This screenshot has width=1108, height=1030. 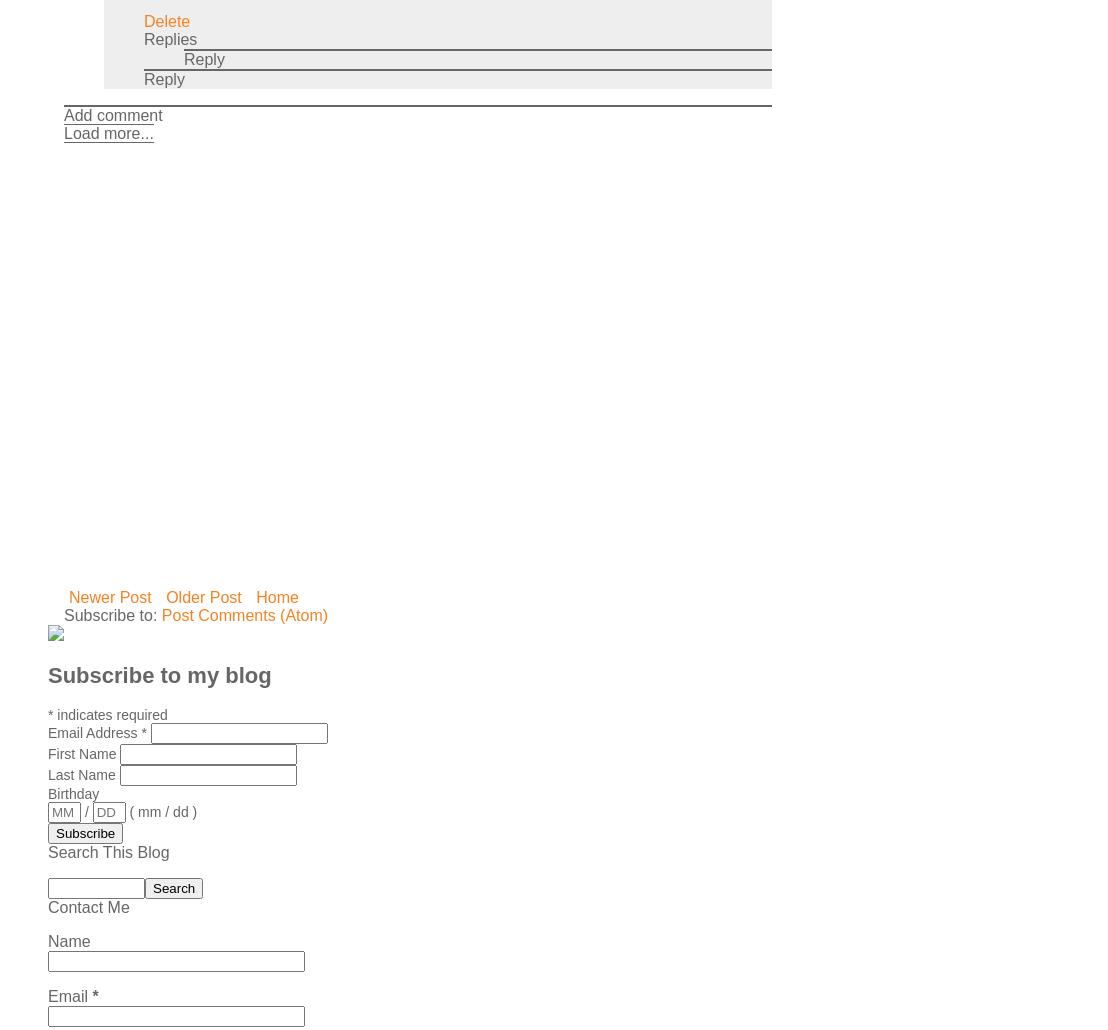 I want to click on 'Post Comments (Atom)', so click(x=159, y=613).